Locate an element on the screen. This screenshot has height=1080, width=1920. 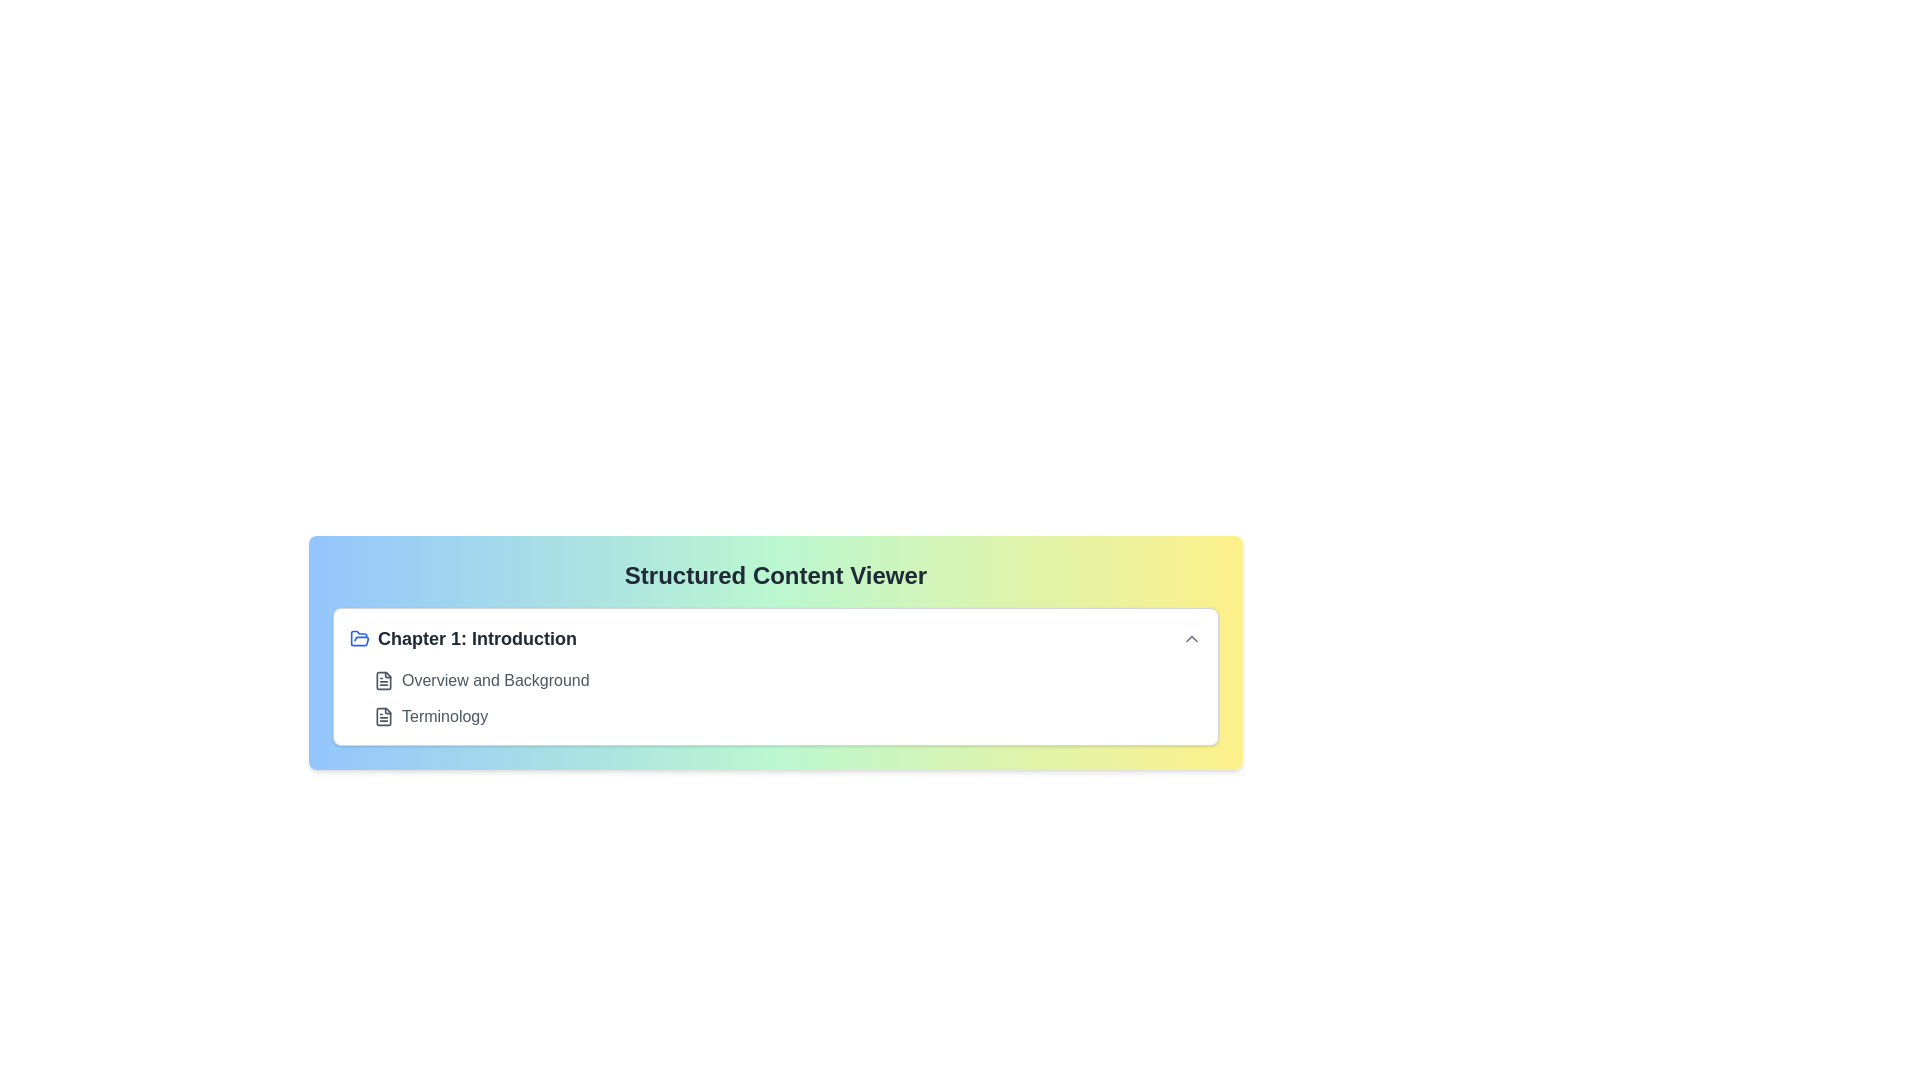
the icon representing the document 'Overview and Background', located at the leftmost side of the row containing the text in the first chapter of the structured content viewer is located at coordinates (384, 680).